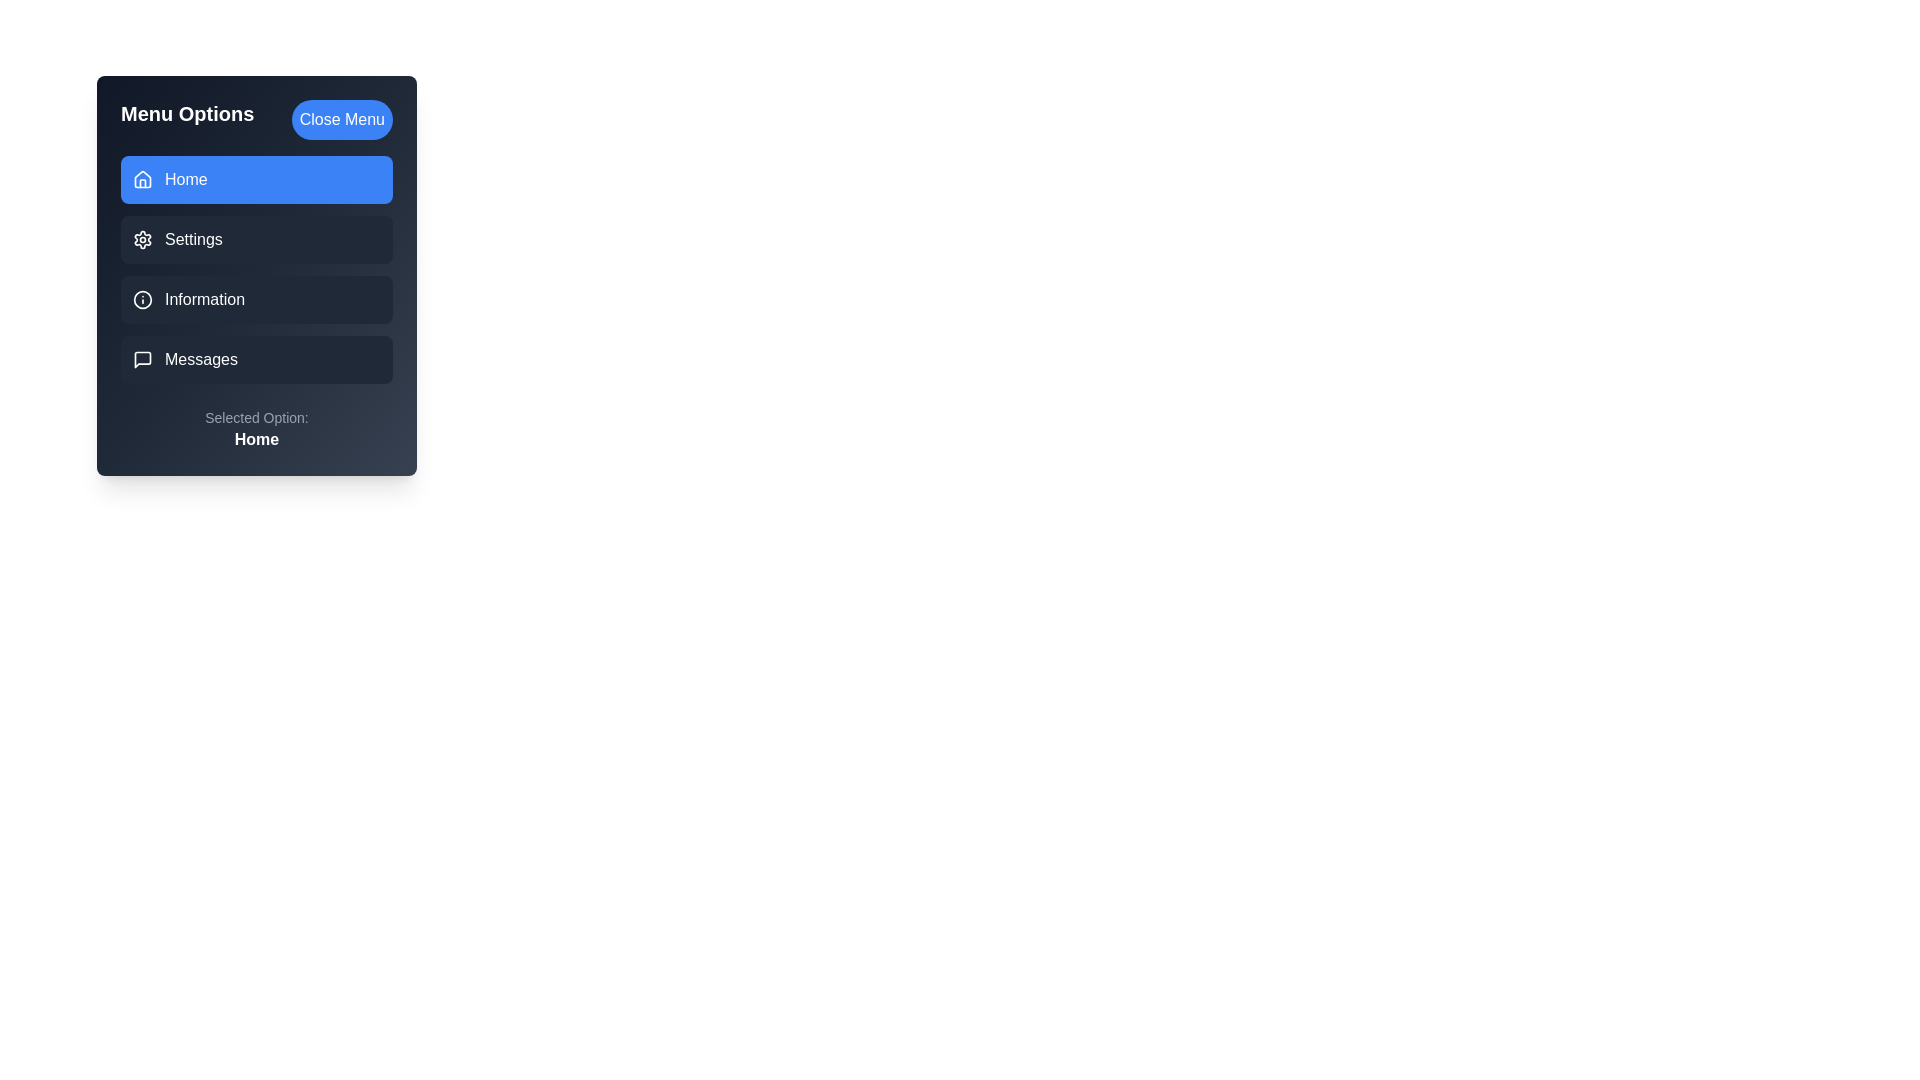  What do you see at coordinates (256, 270) in the screenshot?
I see `the 'Settings' option in the vertical navigation menu, which is the second item in the list` at bounding box center [256, 270].